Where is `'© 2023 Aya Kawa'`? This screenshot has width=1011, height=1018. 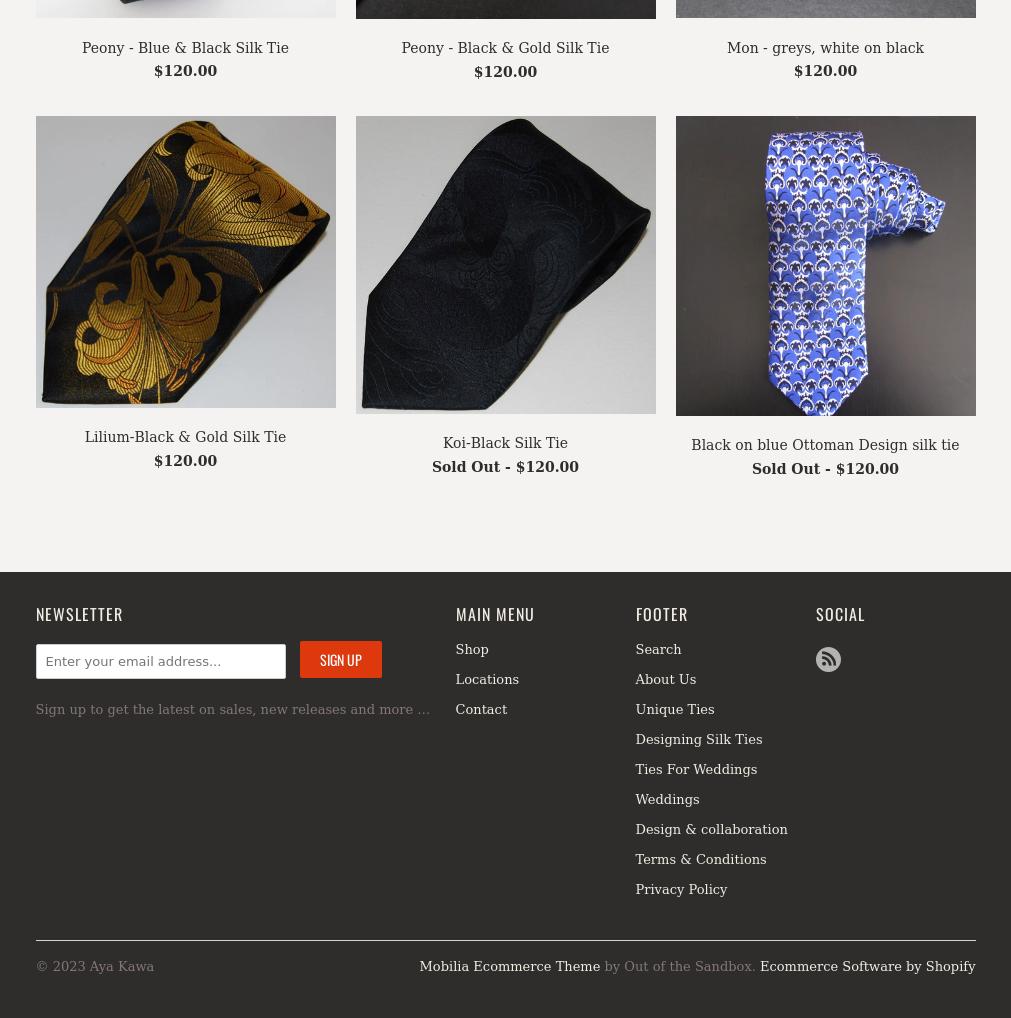
'© 2023 Aya Kawa' is located at coordinates (93, 964).